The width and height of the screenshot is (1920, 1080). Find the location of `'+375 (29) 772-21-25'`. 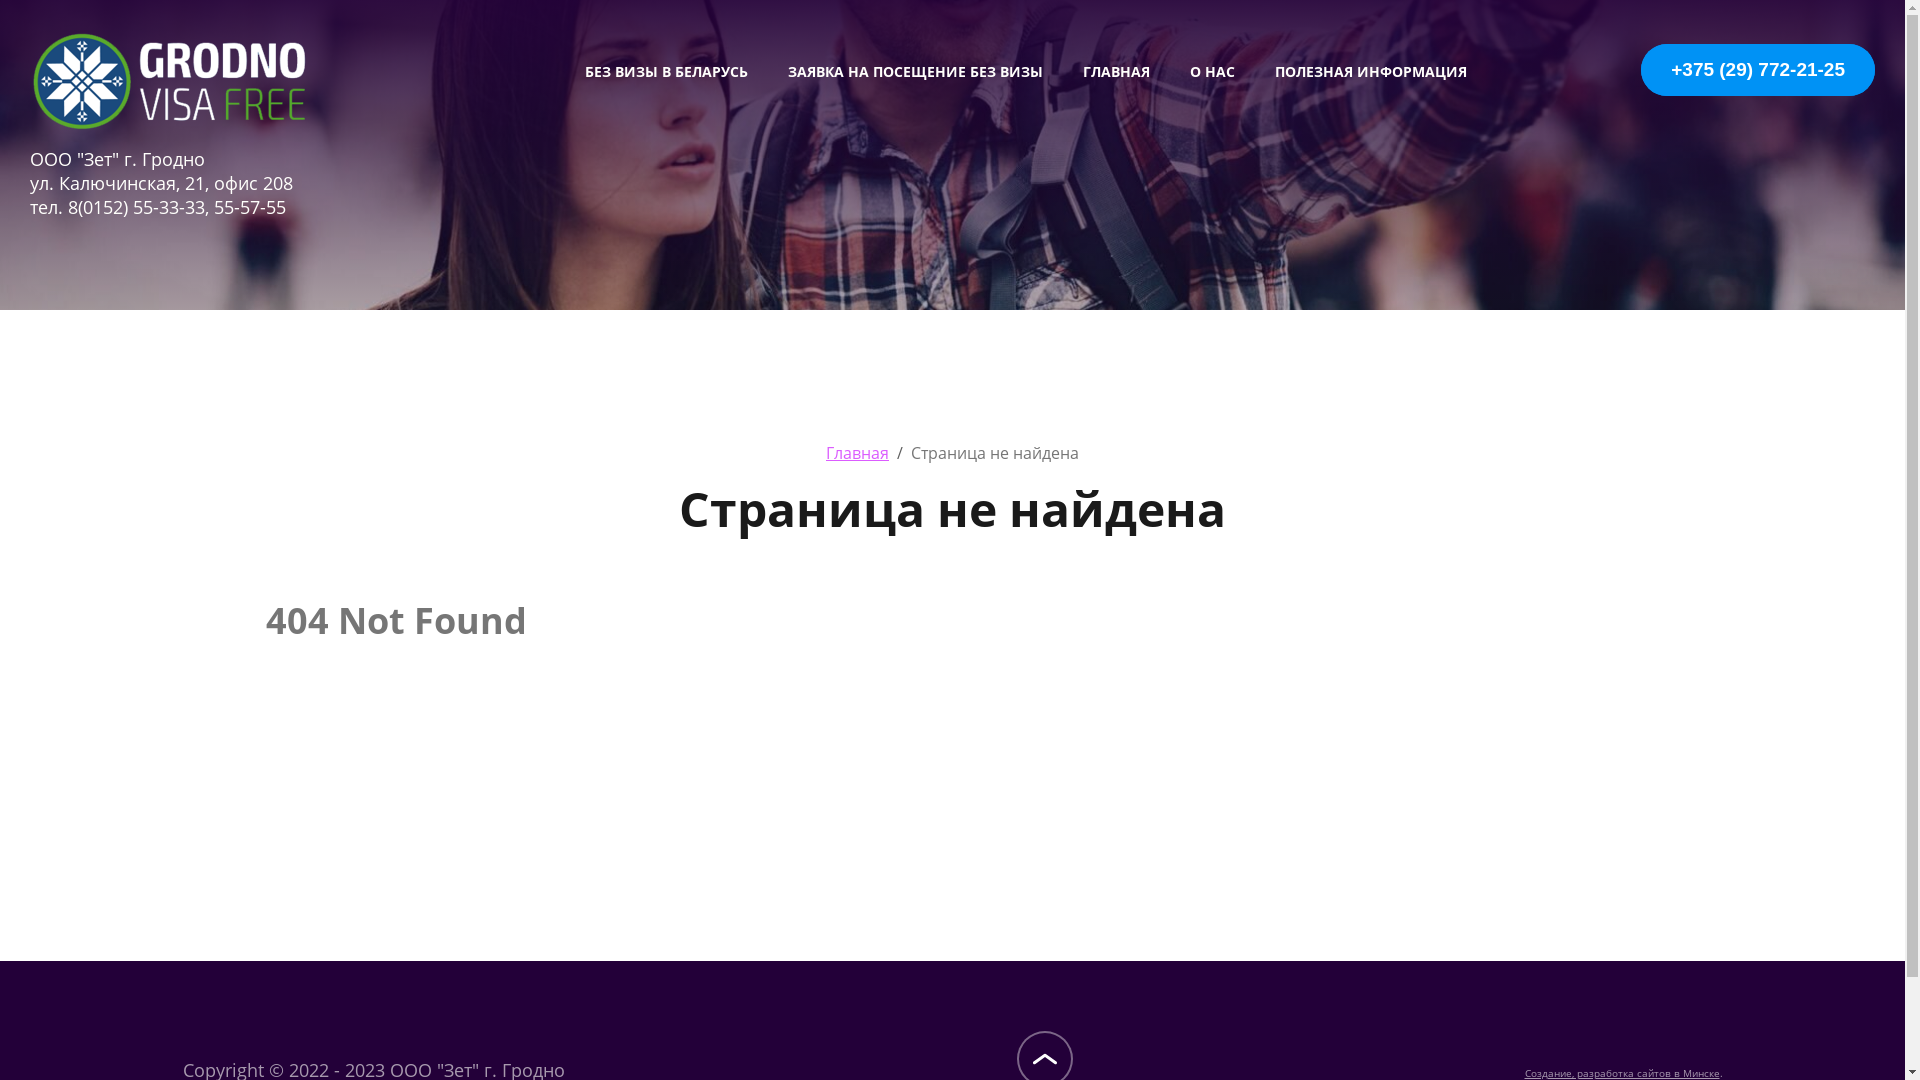

'+375 (29) 772-21-25' is located at coordinates (1791, 80).